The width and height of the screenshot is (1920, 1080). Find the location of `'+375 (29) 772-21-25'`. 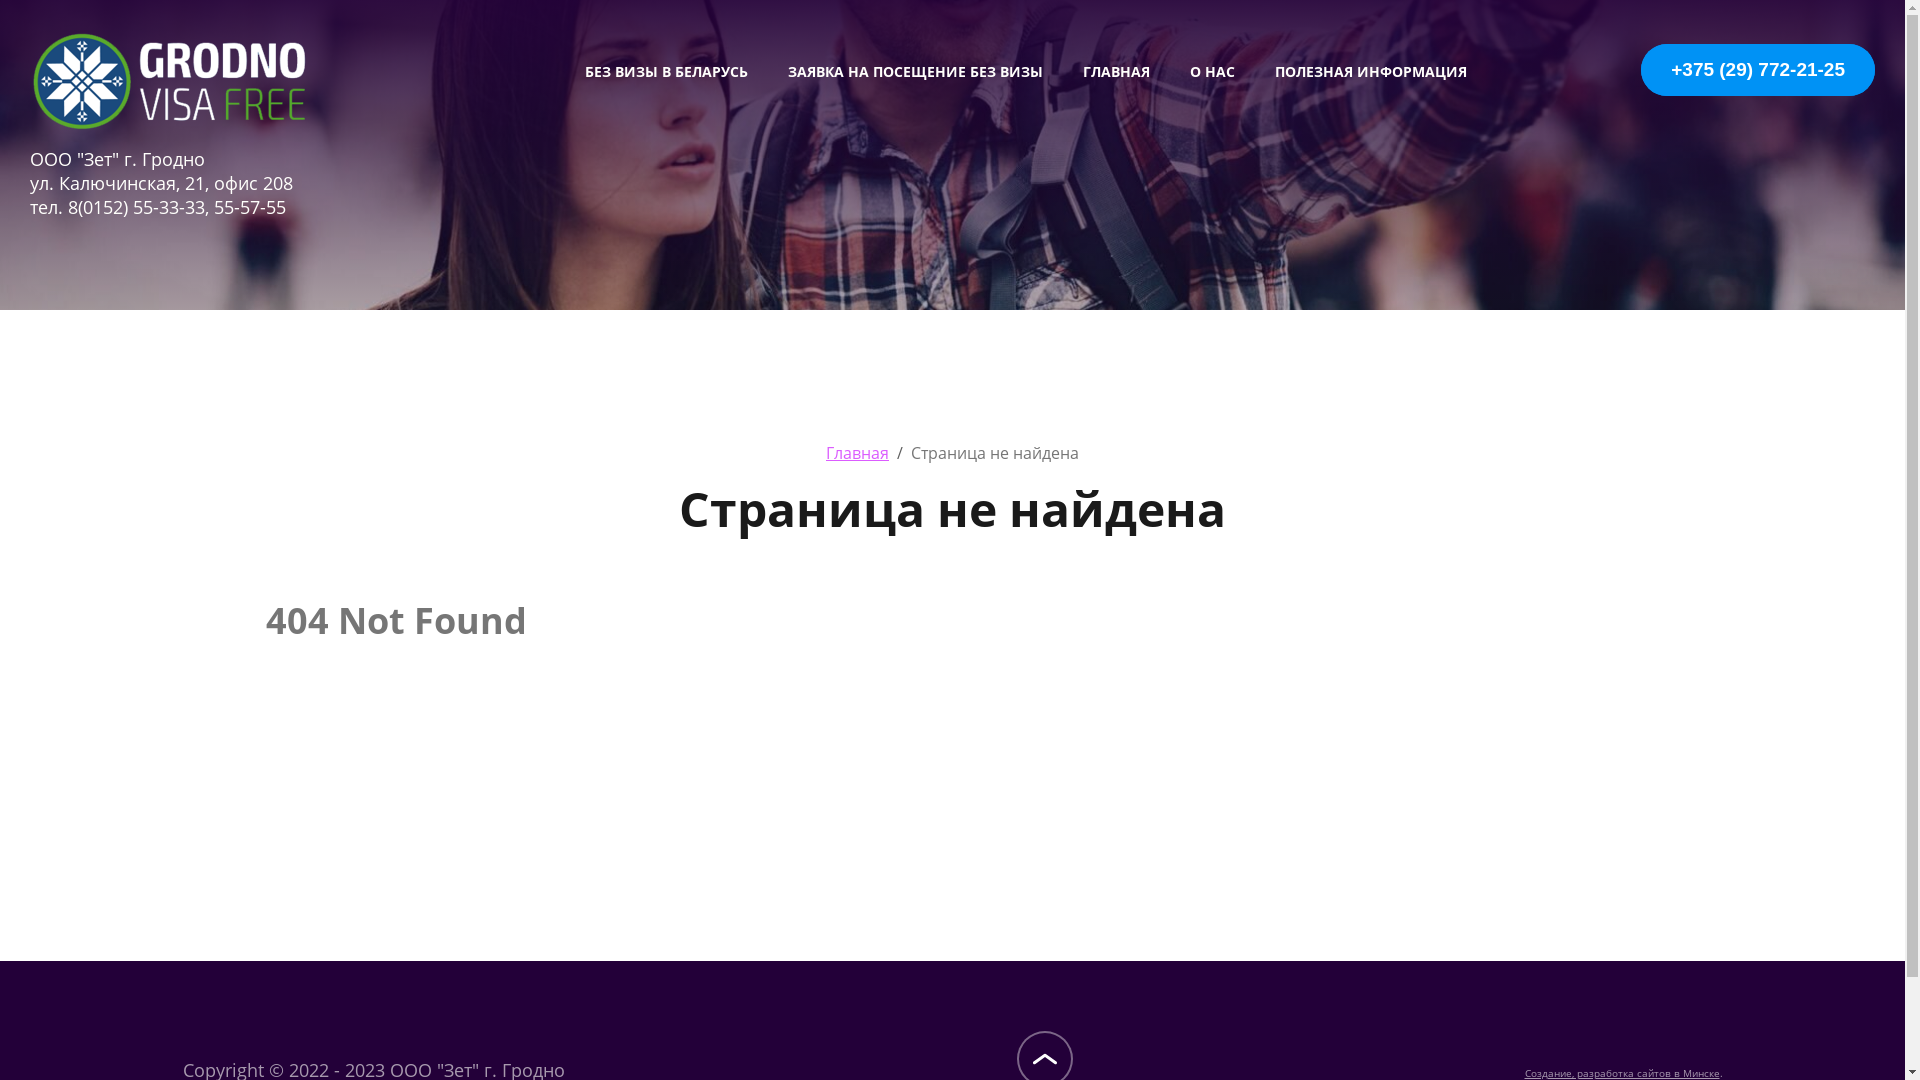

'+375 (29) 772-21-25' is located at coordinates (1791, 80).